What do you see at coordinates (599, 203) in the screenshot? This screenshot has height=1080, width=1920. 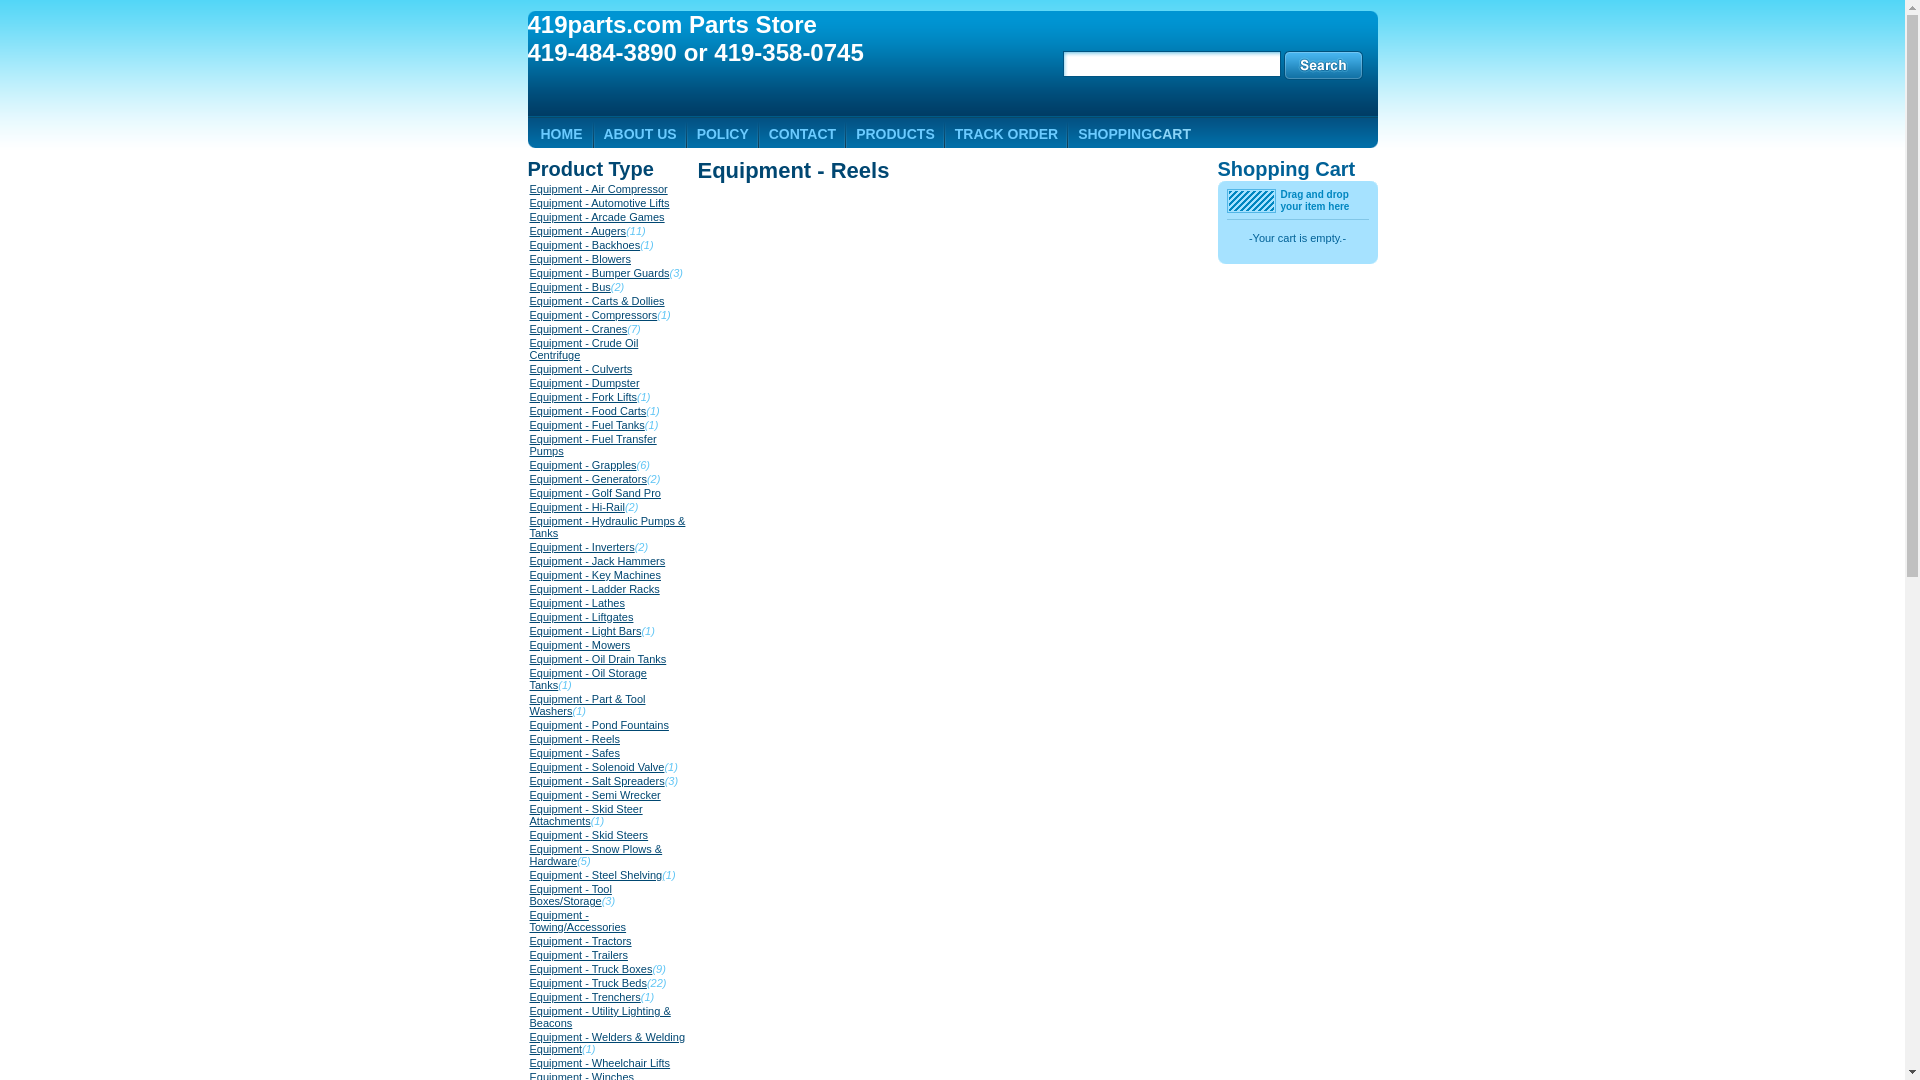 I see `'Equipment - Automotive Lifts'` at bounding box center [599, 203].